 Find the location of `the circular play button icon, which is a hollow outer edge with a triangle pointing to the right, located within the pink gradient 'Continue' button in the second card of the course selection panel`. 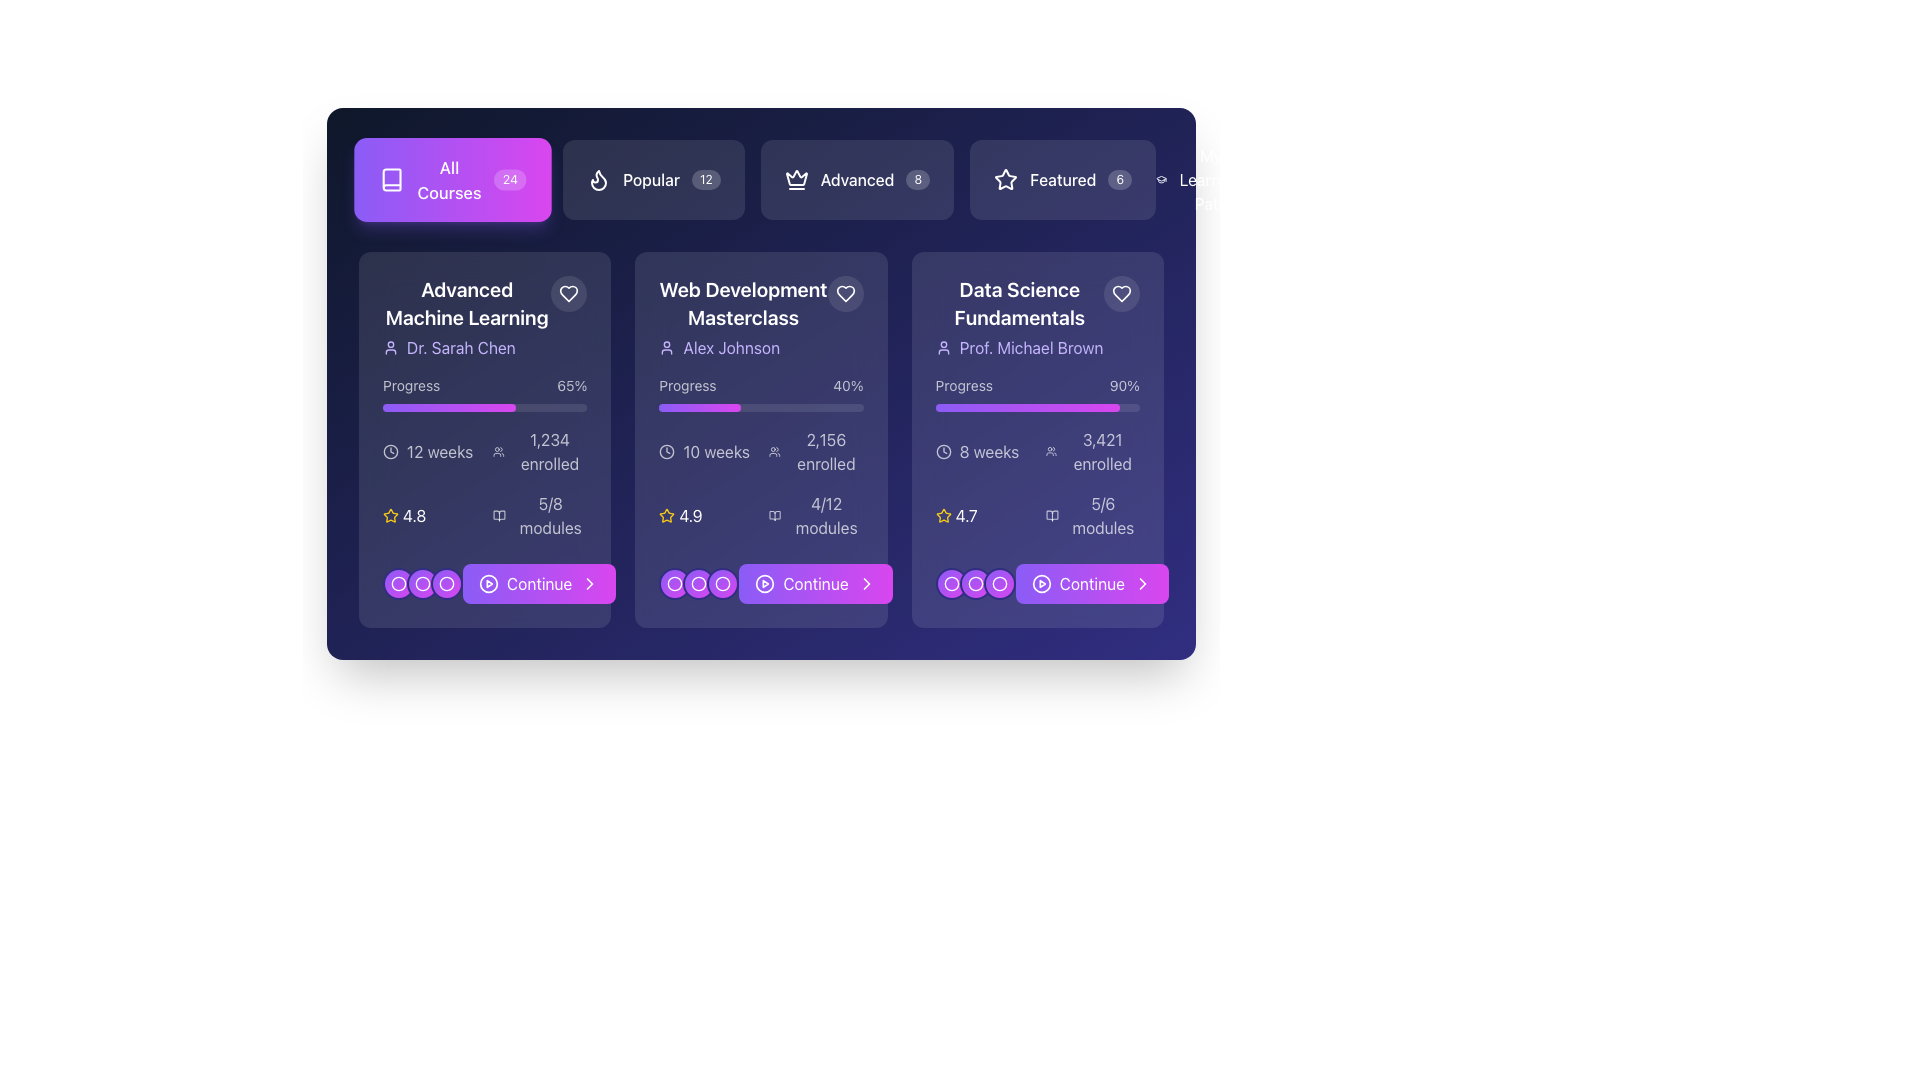

the circular play button icon, which is a hollow outer edge with a triangle pointing to the right, located within the pink gradient 'Continue' button in the second card of the course selection panel is located at coordinates (764, 583).